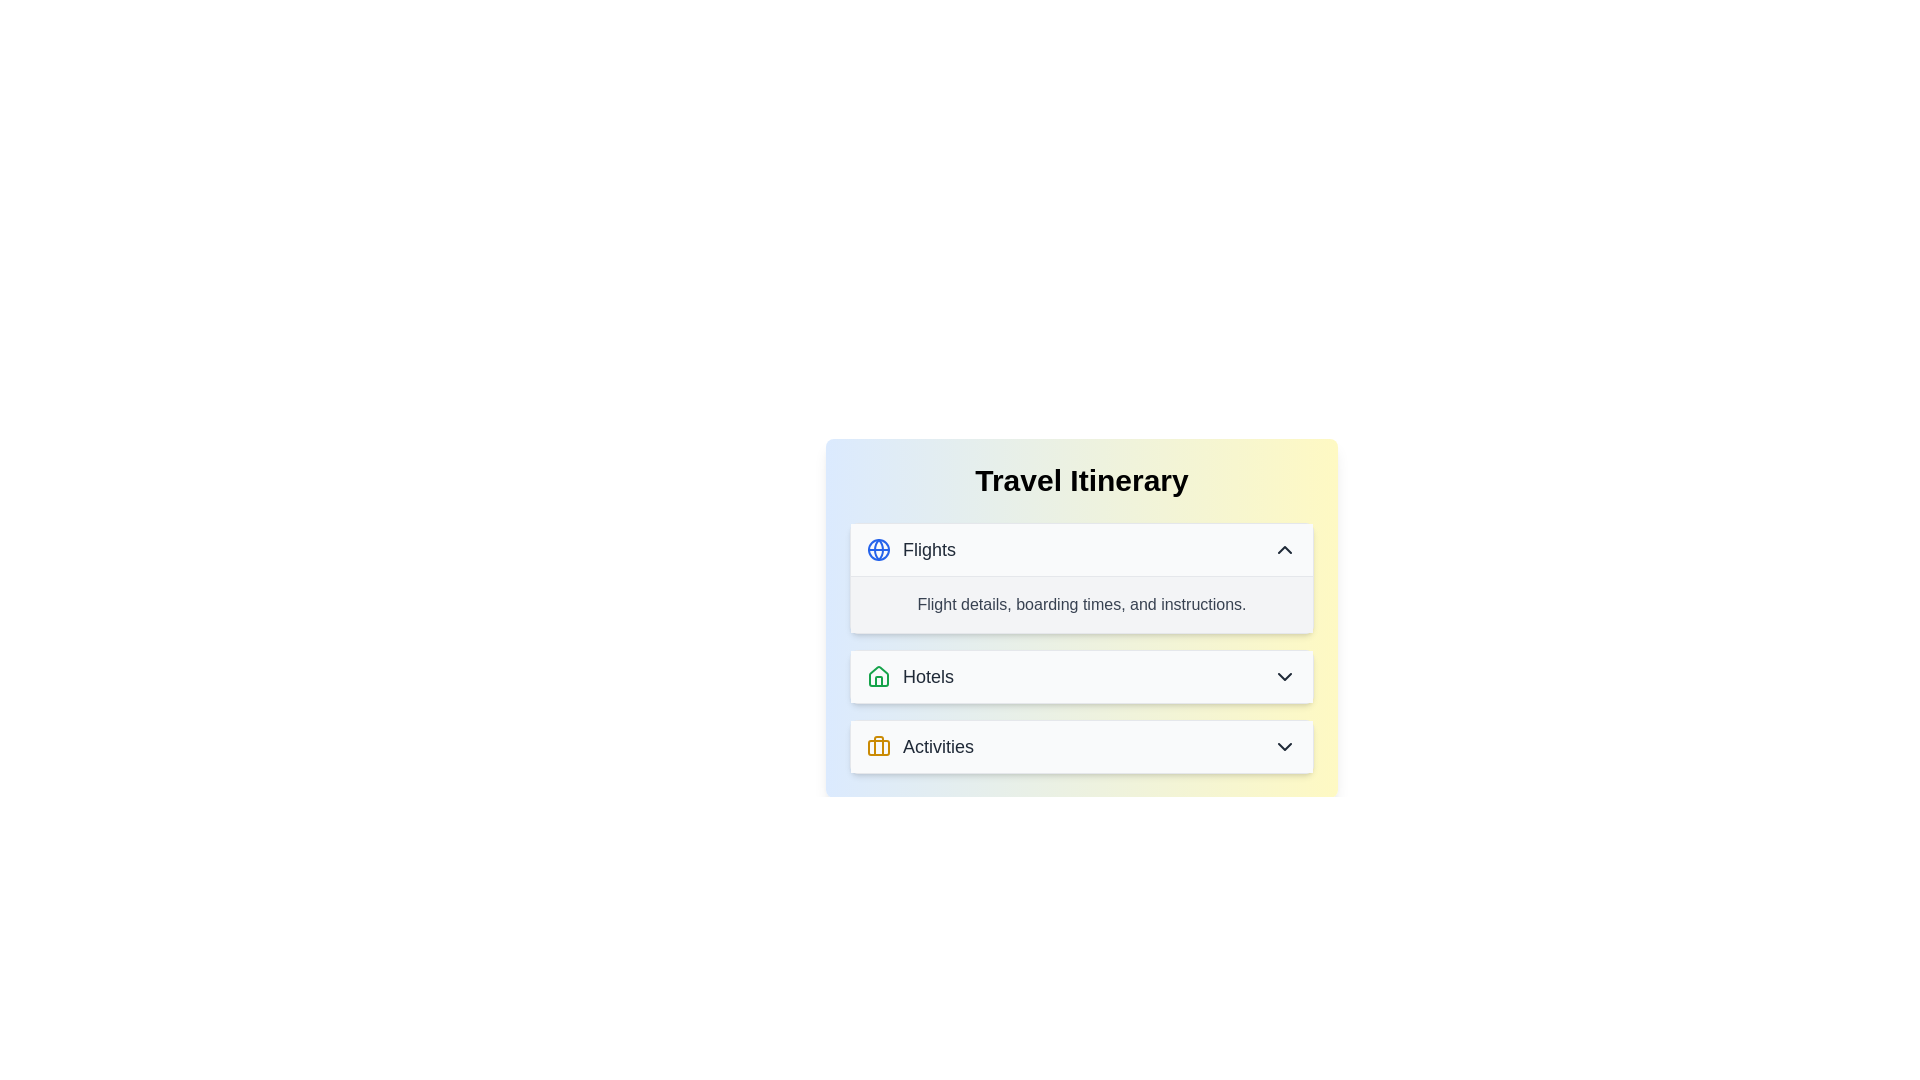  What do you see at coordinates (1285, 676) in the screenshot?
I see `the downward-facing chevron icon located to the right of the 'Hotels' text` at bounding box center [1285, 676].